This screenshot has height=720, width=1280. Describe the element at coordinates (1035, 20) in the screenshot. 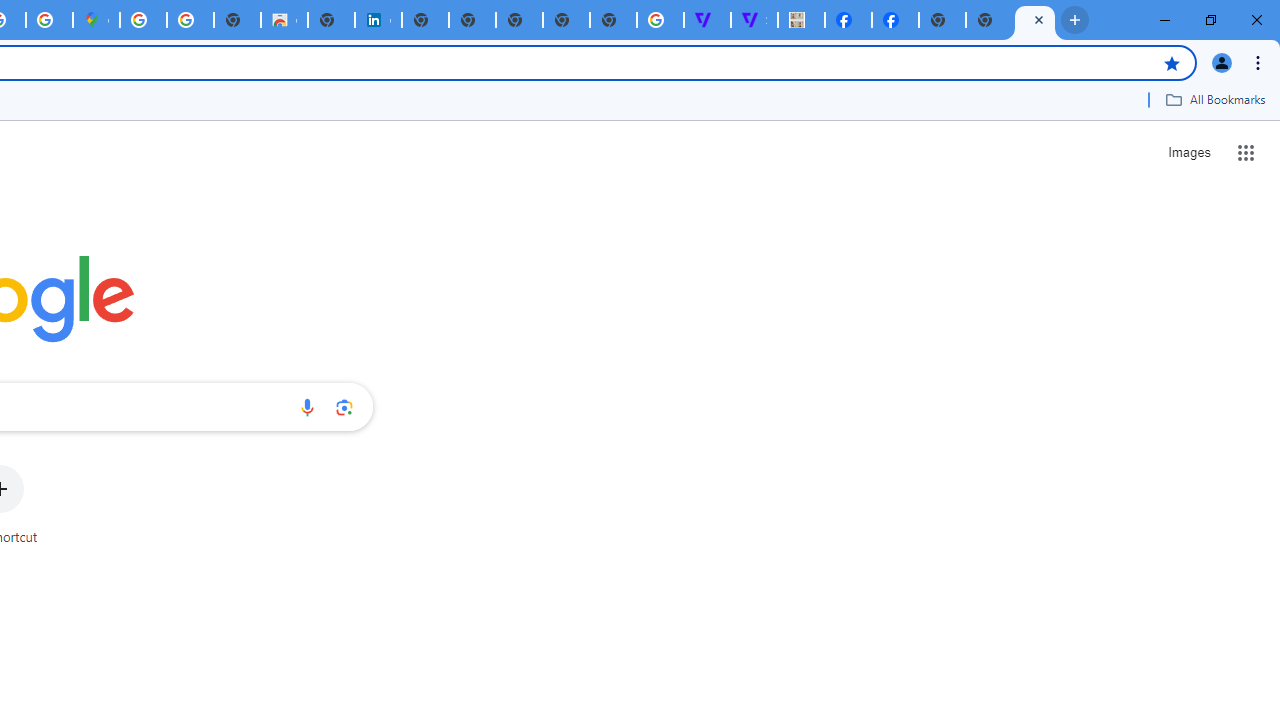

I see `'New Tab'` at that location.